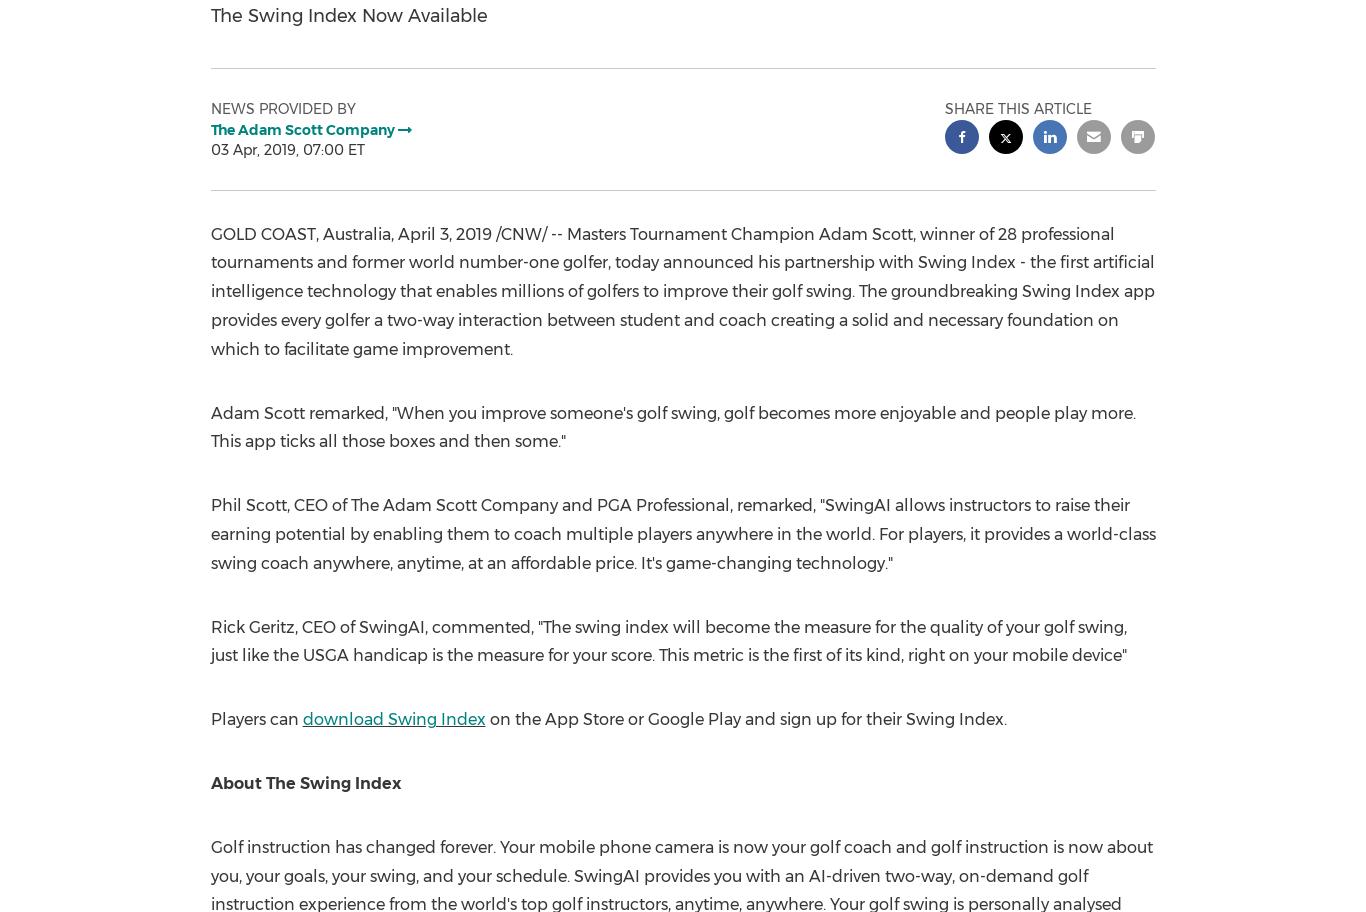 The image size is (1366, 912). What do you see at coordinates (1018, 107) in the screenshot?
I see `'Share this article'` at bounding box center [1018, 107].